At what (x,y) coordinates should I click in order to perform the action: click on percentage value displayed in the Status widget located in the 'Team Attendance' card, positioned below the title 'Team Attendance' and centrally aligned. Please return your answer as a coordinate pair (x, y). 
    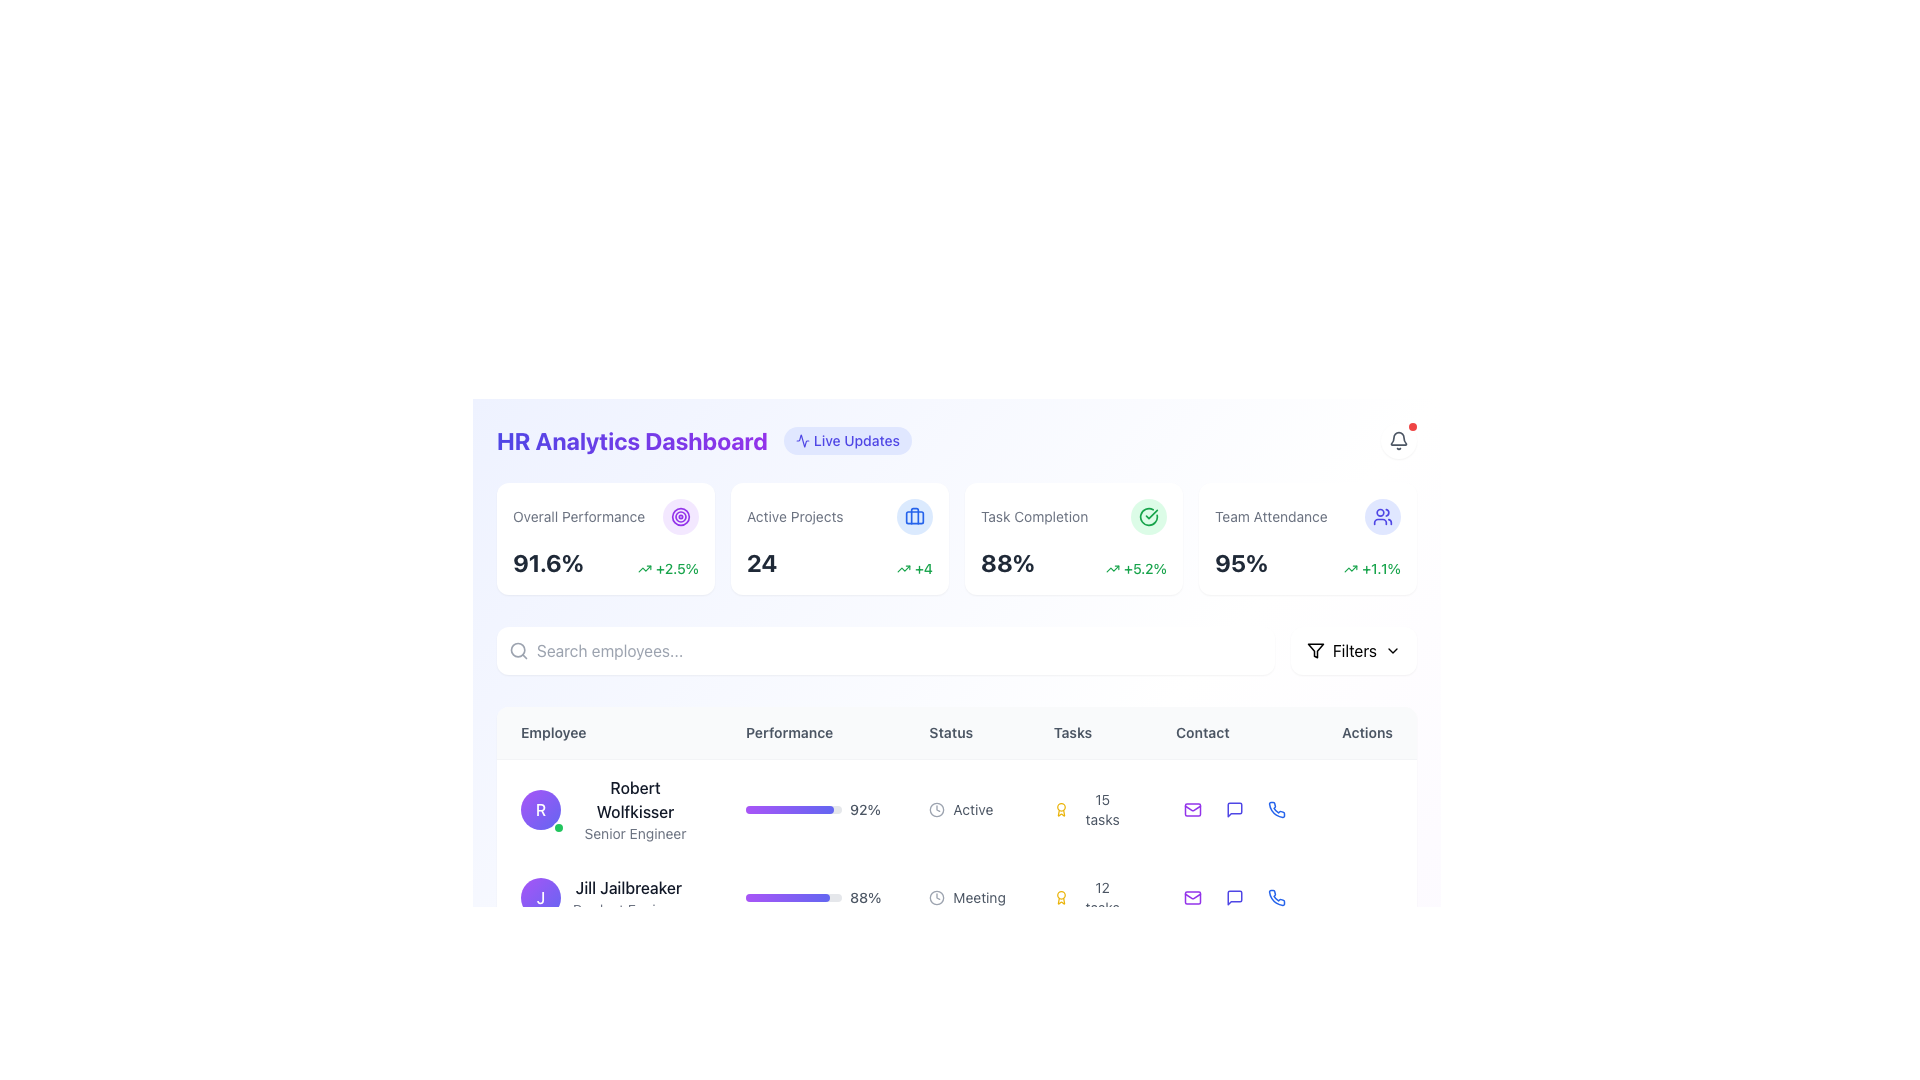
    Looking at the image, I should click on (1308, 563).